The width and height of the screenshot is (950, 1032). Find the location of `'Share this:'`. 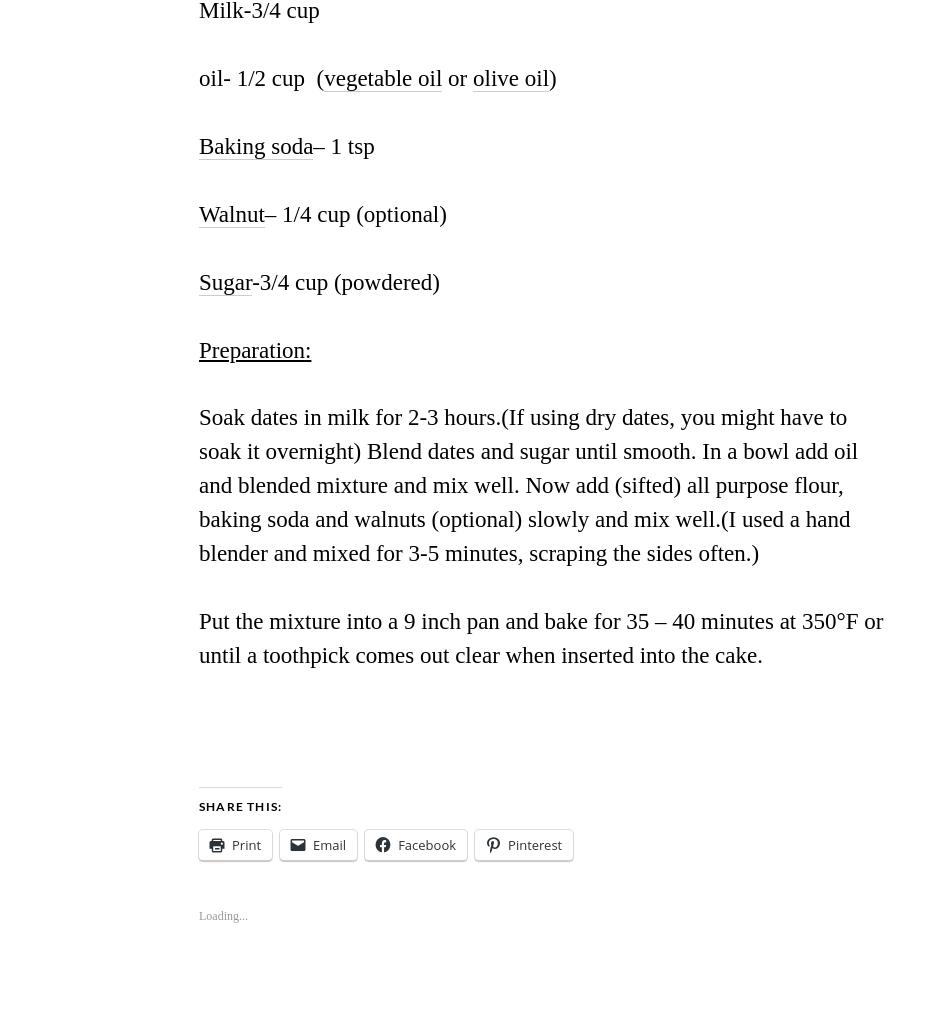

'Share this:' is located at coordinates (239, 805).